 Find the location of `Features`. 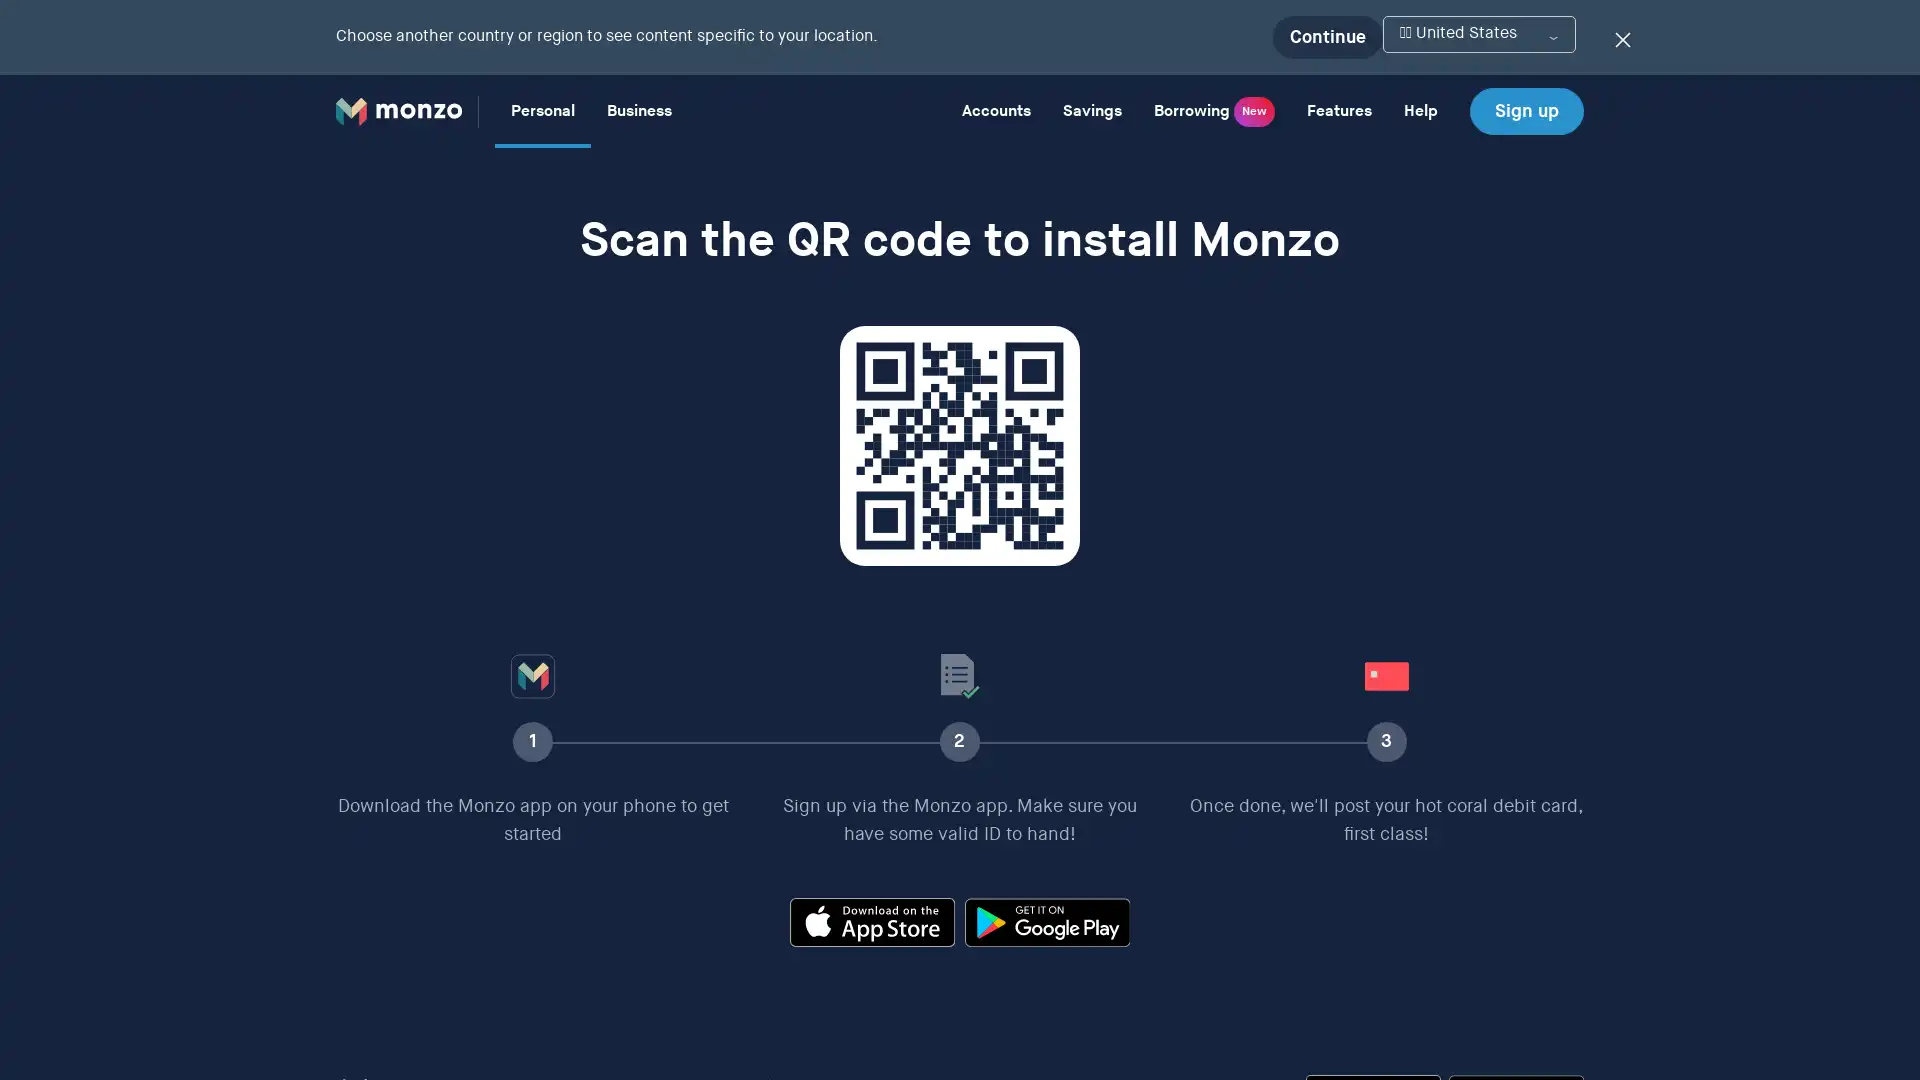

Features is located at coordinates (1339, 111).